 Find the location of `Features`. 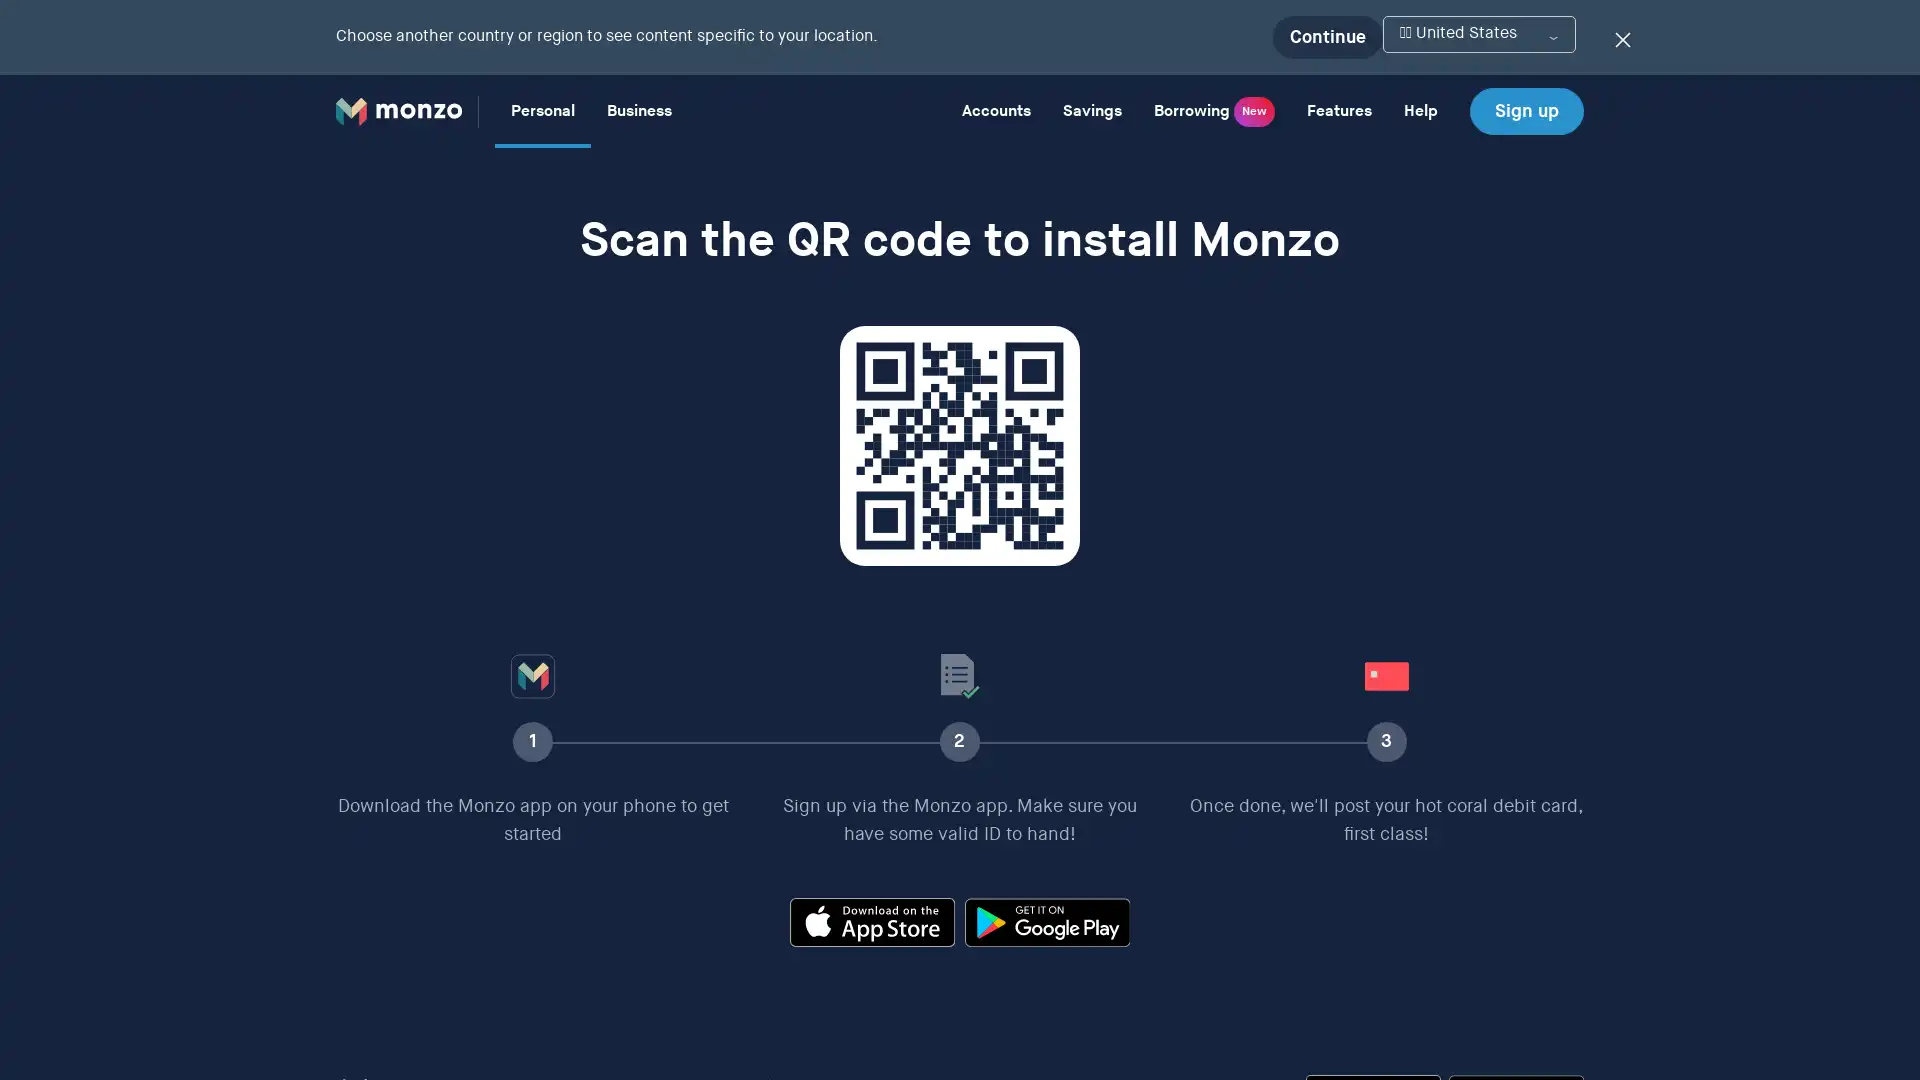

Features is located at coordinates (1339, 111).